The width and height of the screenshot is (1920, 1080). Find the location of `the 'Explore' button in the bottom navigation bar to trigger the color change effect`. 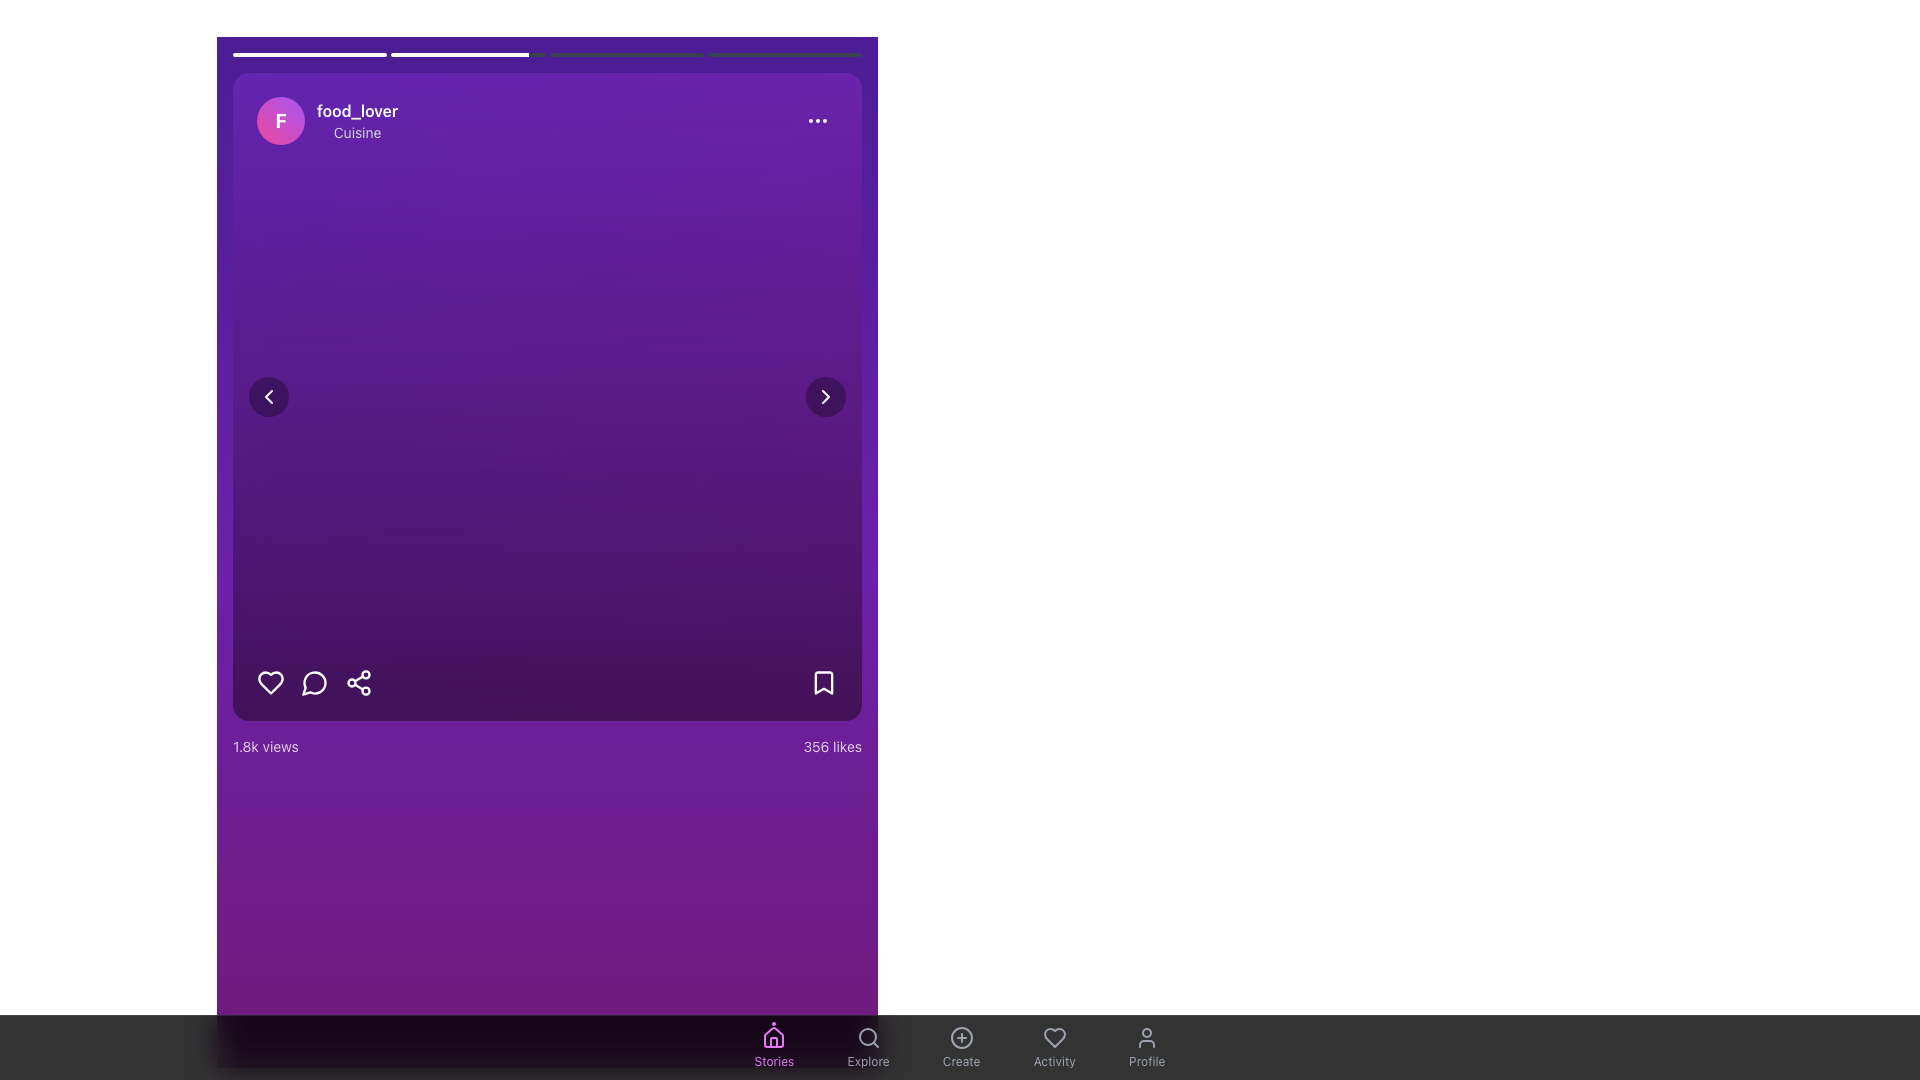

the 'Explore' button in the bottom navigation bar to trigger the color change effect is located at coordinates (868, 1047).